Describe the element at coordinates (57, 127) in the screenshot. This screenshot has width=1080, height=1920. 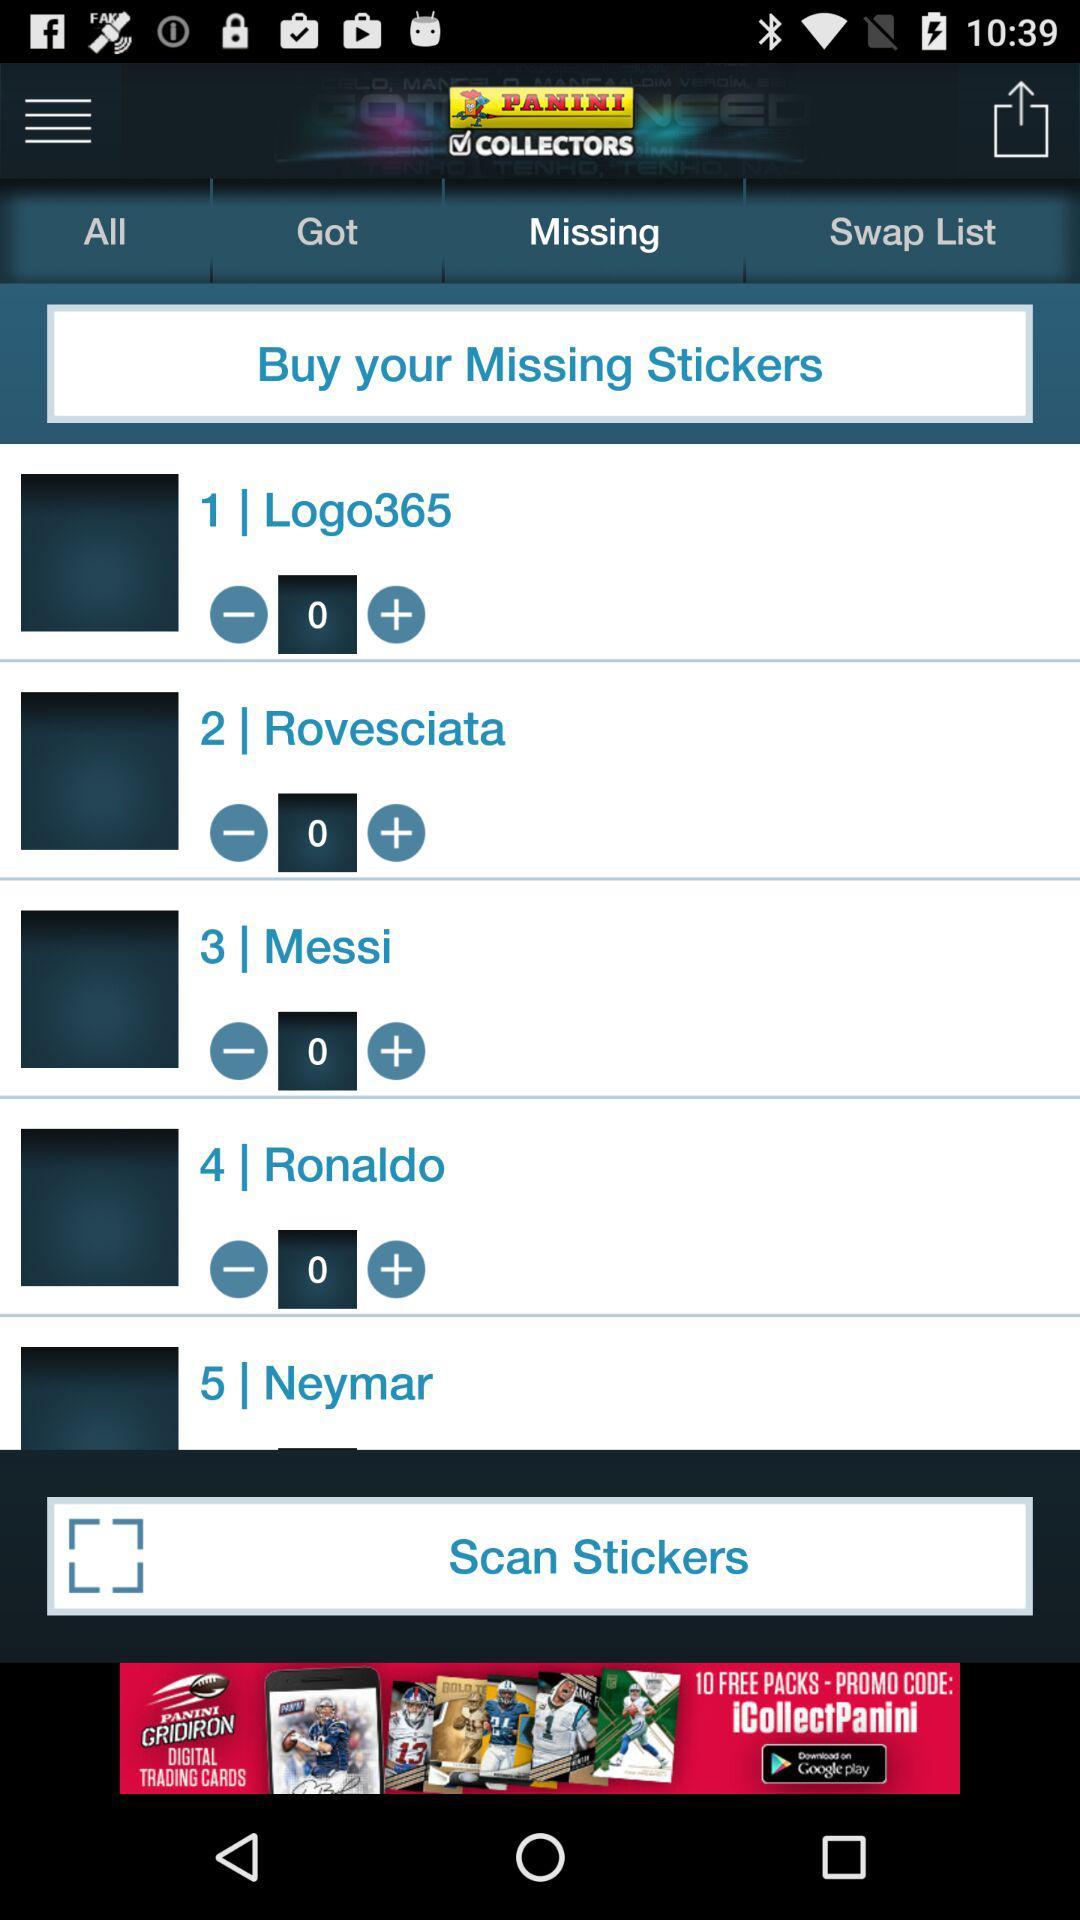
I see `the menu icon` at that location.